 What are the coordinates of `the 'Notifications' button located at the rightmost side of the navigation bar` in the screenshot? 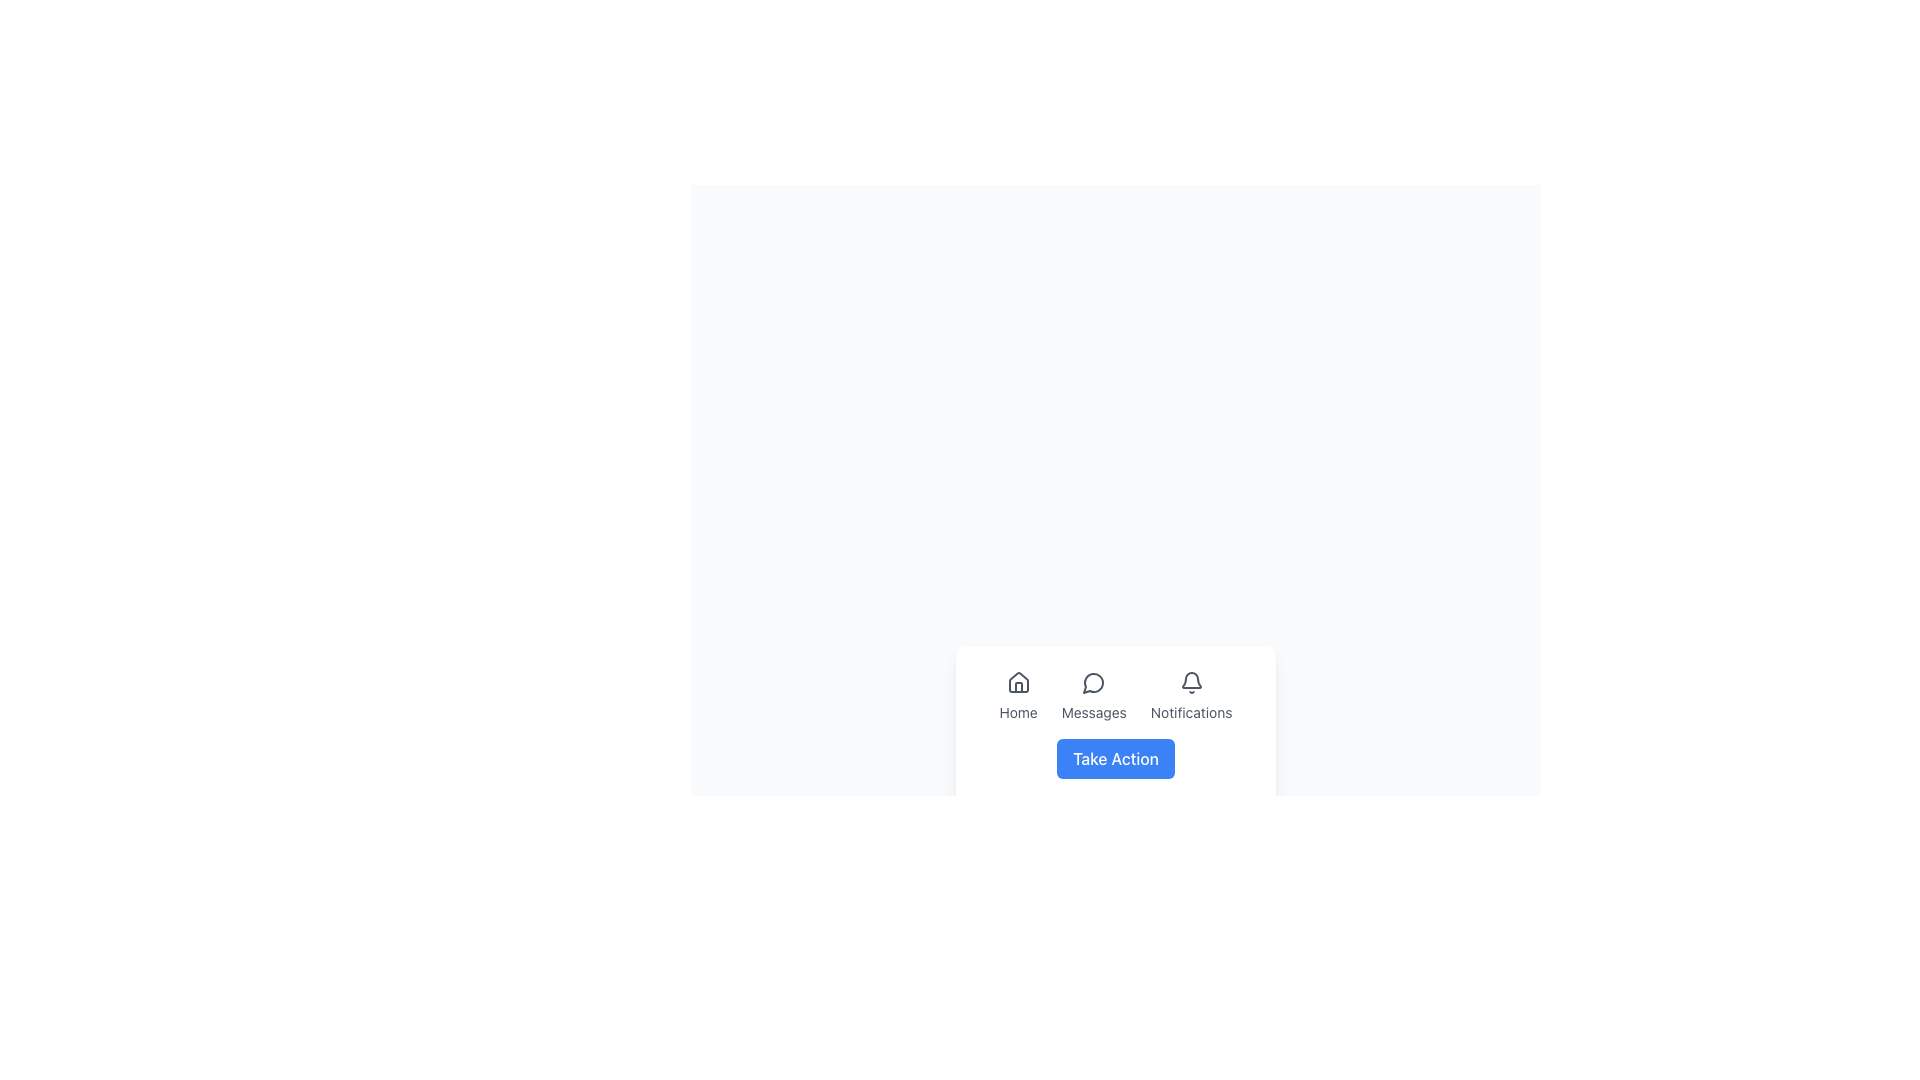 It's located at (1191, 696).